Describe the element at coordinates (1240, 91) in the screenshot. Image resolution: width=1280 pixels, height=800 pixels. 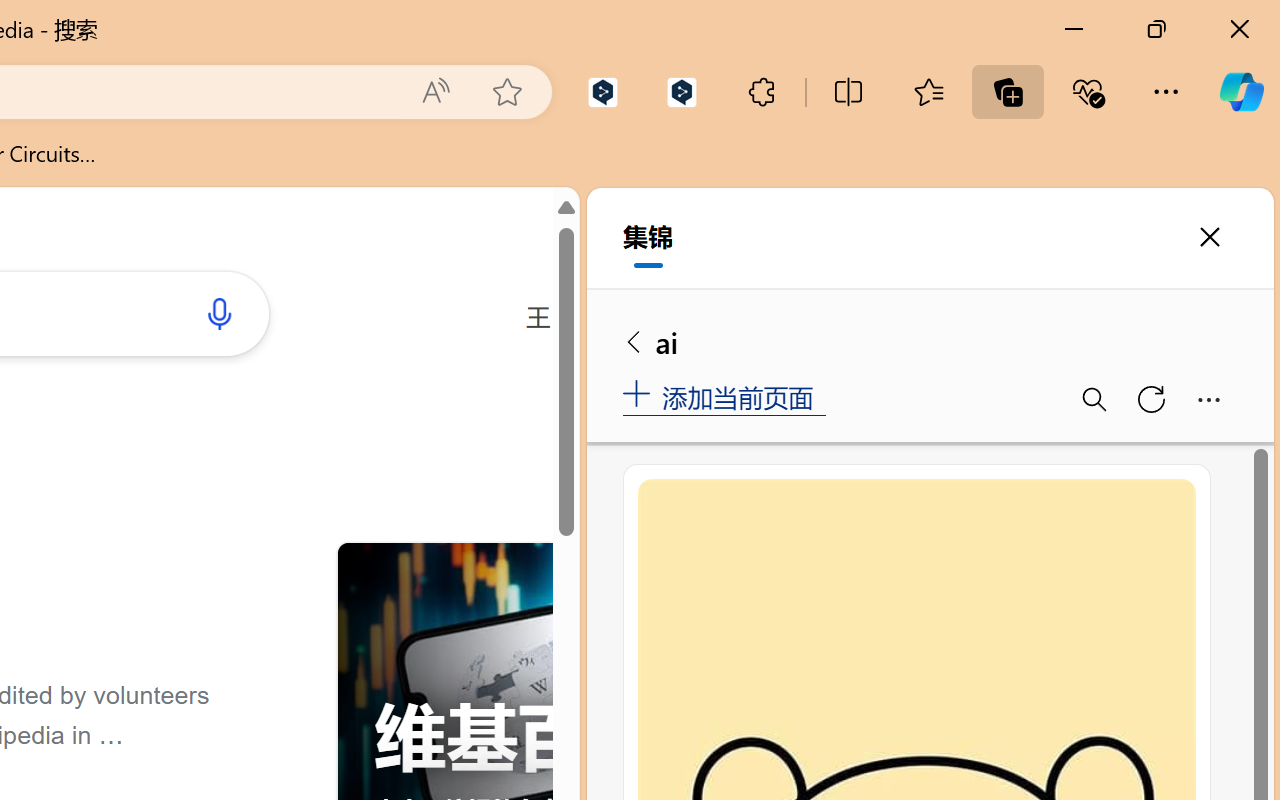
I see `'Copilot (Ctrl+Shift+.)'` at that location.